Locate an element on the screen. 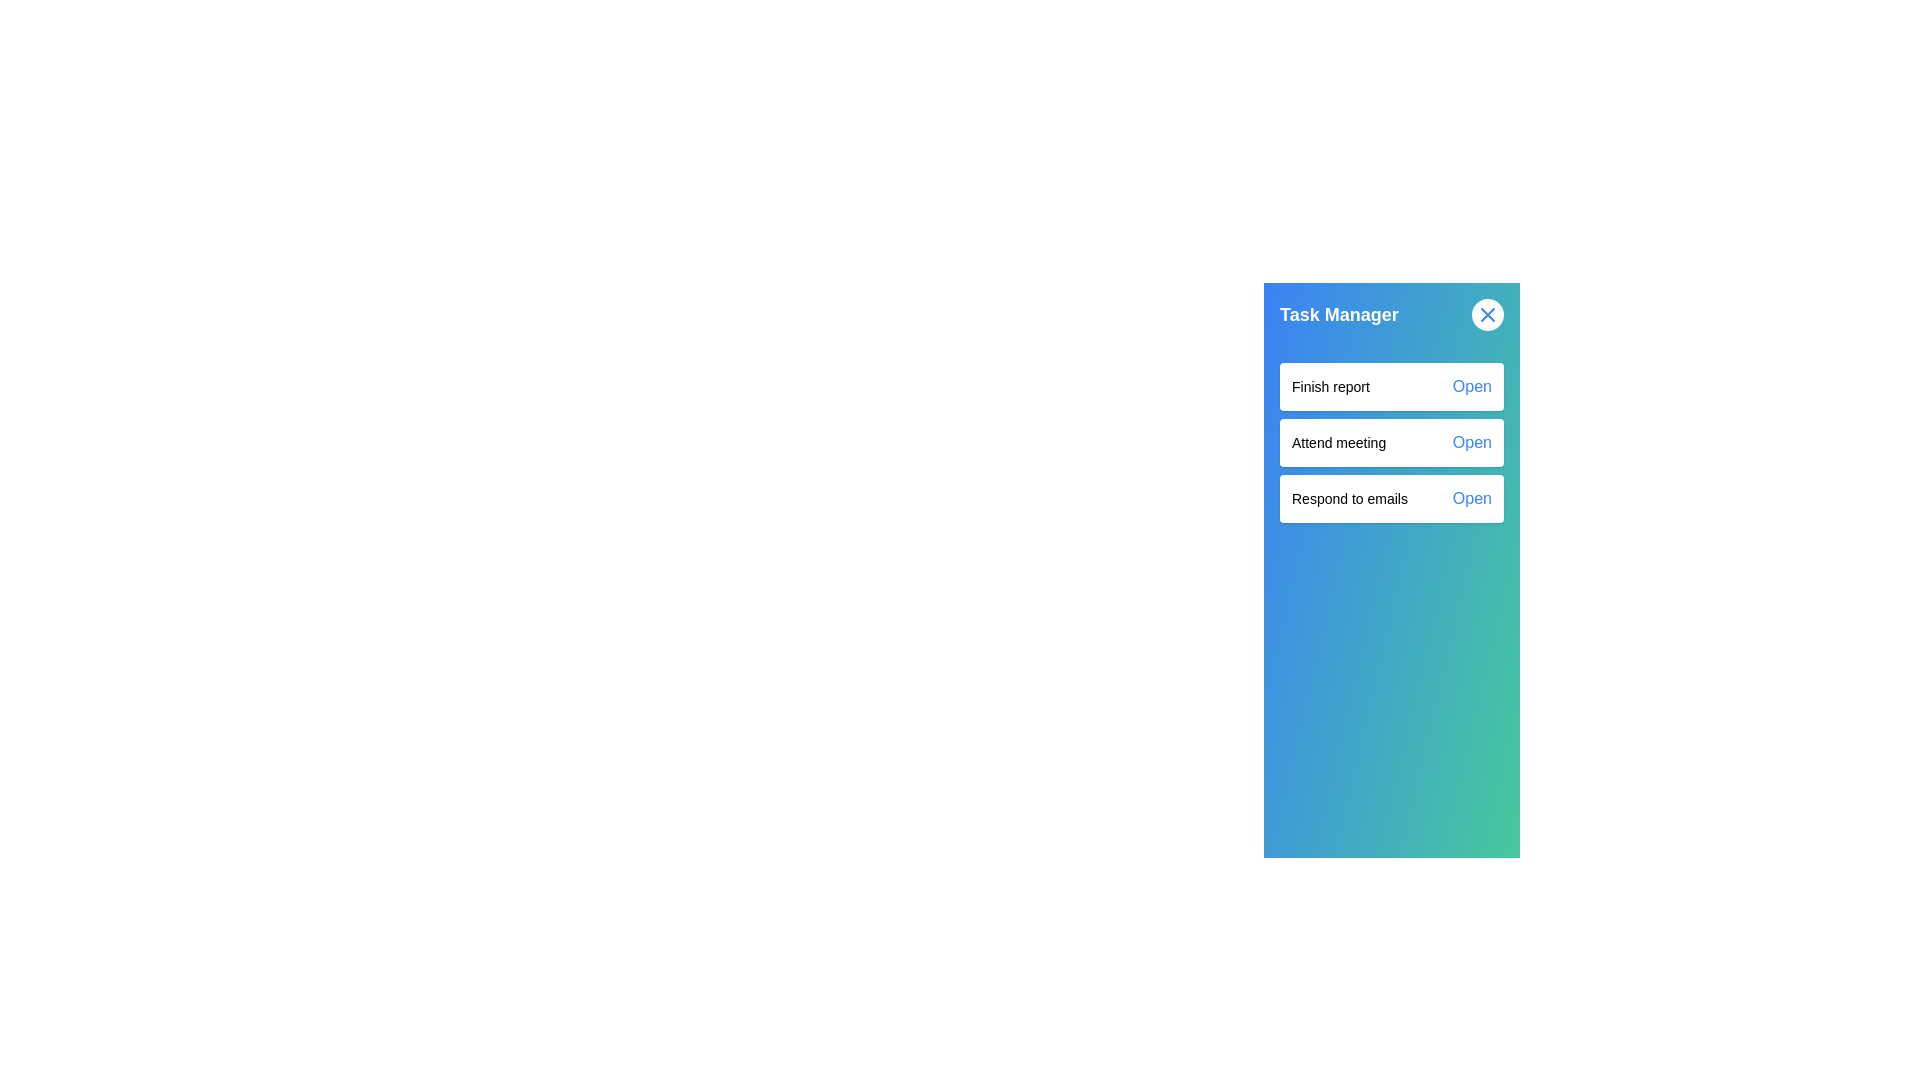  the 'Respond to emails' text label, which is part of the third task in the task manager interface, located within a white card to the left of the 'Open' link is located at coordinates (1349, 497).